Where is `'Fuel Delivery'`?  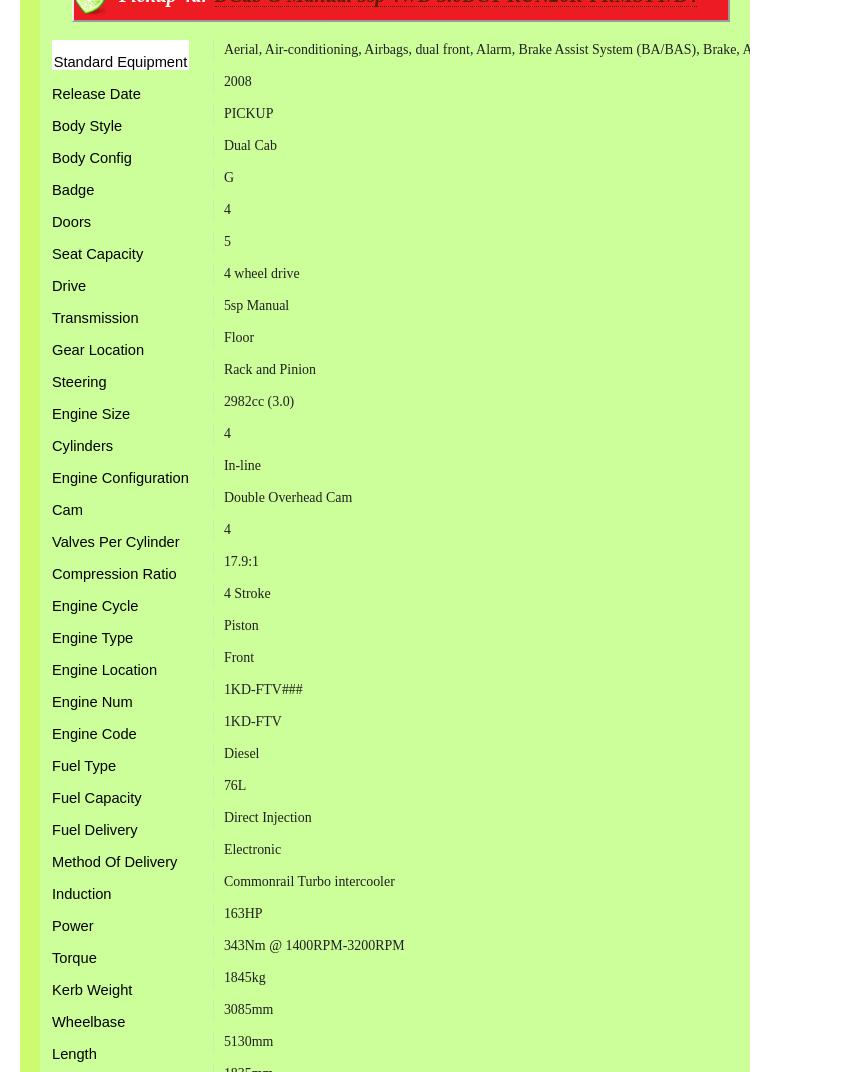
'Fuel Delivery' is located at coordinates (94, 829).